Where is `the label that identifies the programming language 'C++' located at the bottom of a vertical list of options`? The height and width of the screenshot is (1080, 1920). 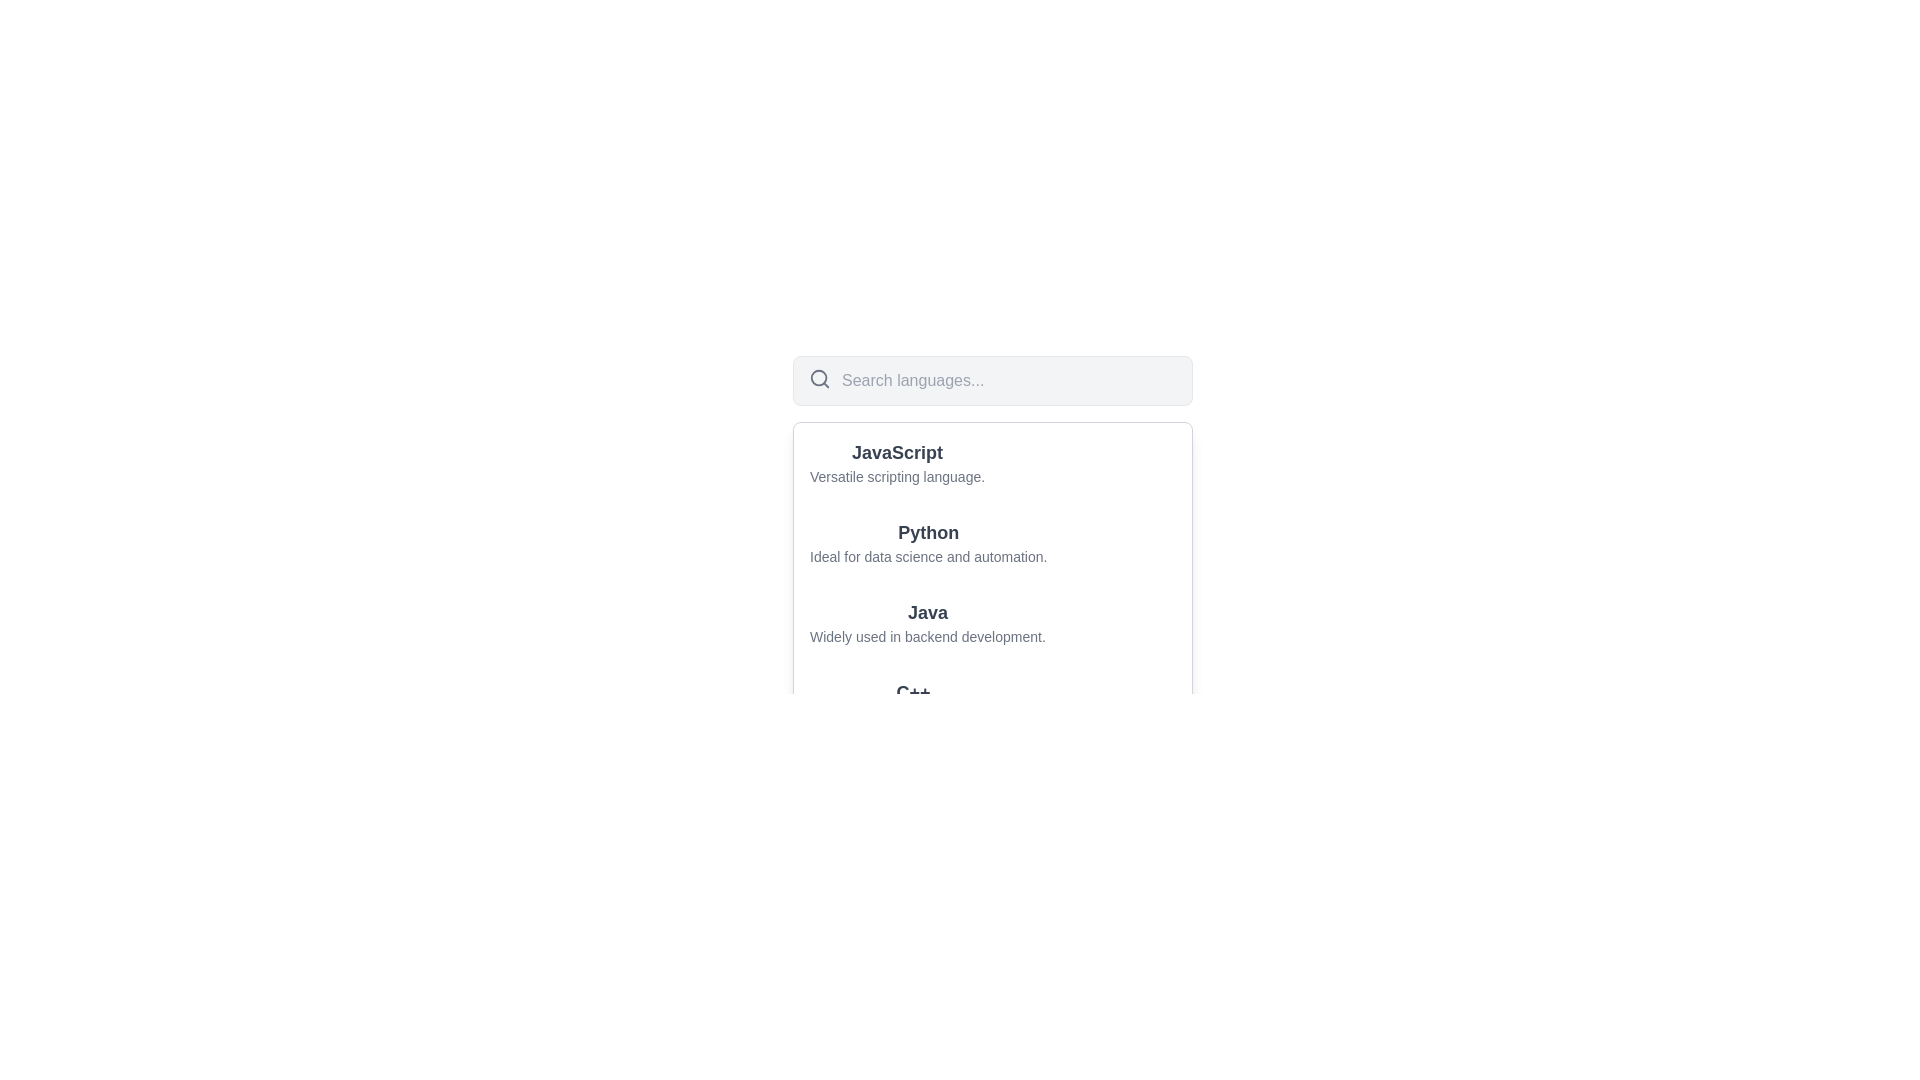 the label that identifies the programming language 'C++' located at the bottom of a vertical list of options is located at coordinates (912, 692).